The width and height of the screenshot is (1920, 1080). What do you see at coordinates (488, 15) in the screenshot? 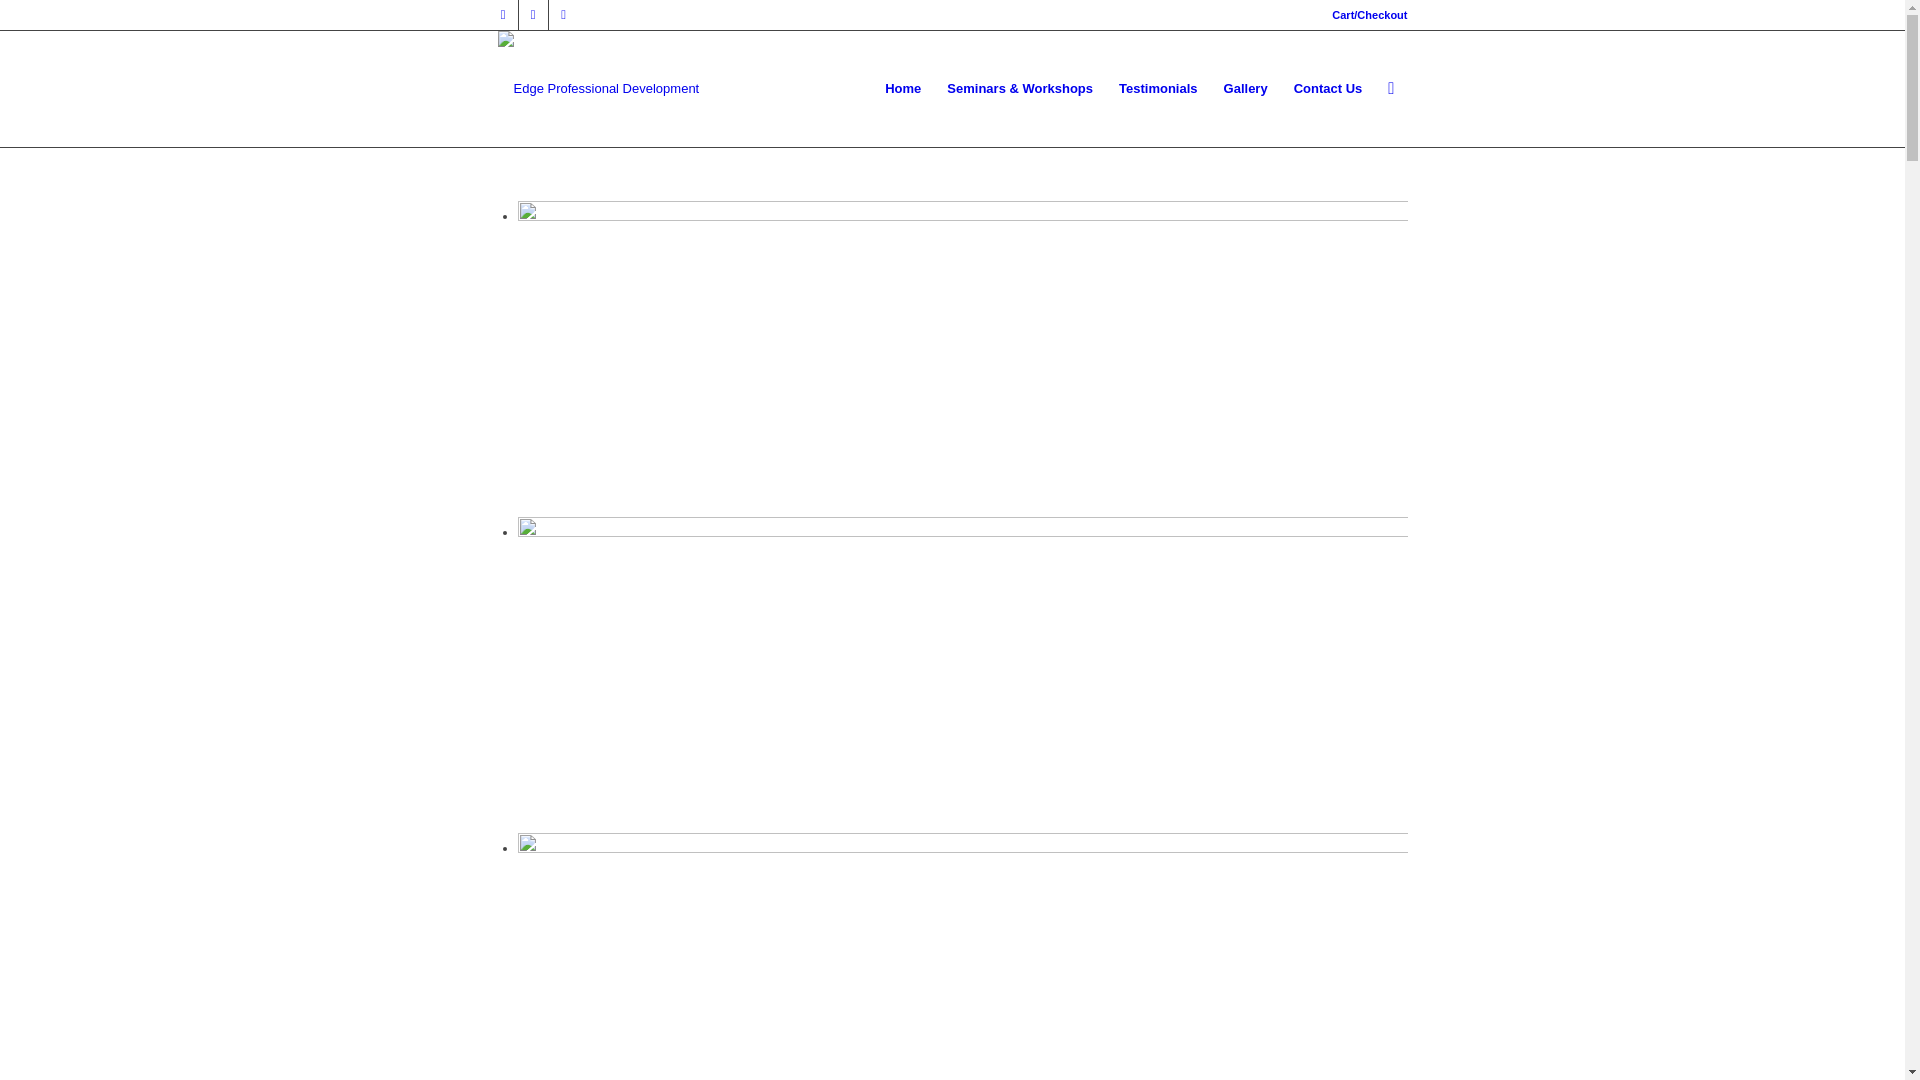
I see `'Facebook'` at bounding box center [488, 15].